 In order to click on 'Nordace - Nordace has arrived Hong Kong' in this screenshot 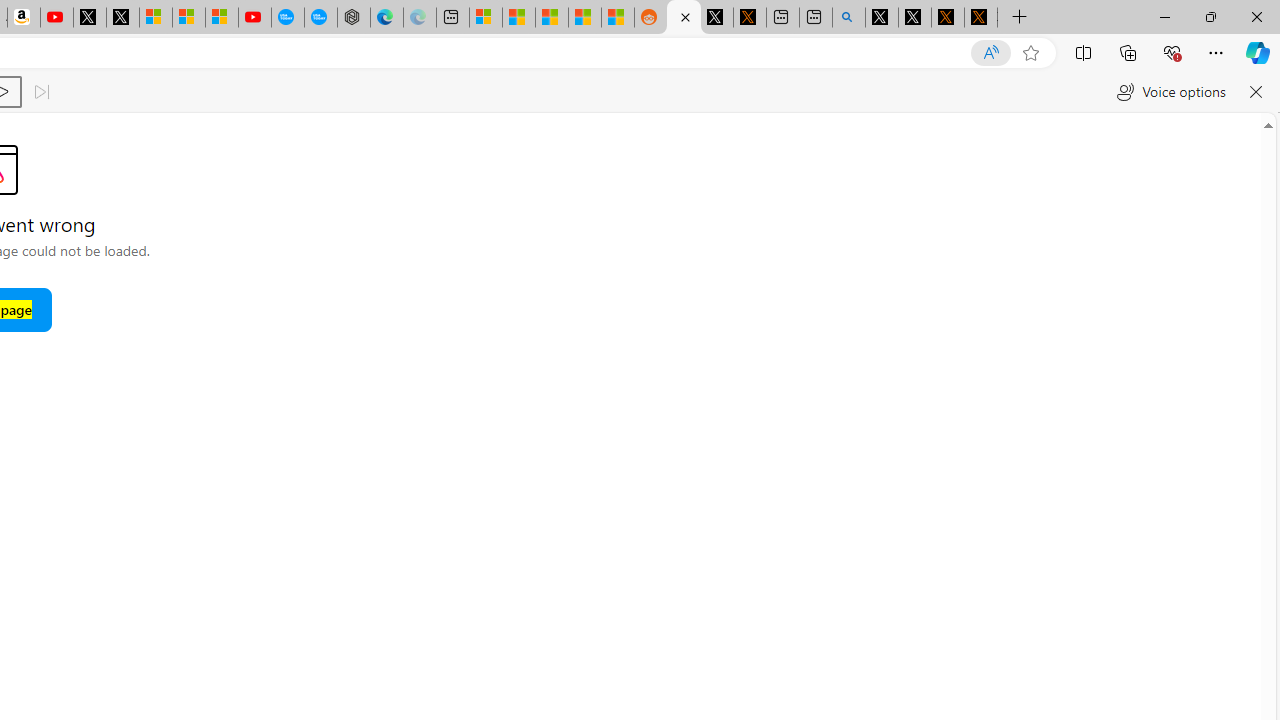, I will do `click(353, 17)`.